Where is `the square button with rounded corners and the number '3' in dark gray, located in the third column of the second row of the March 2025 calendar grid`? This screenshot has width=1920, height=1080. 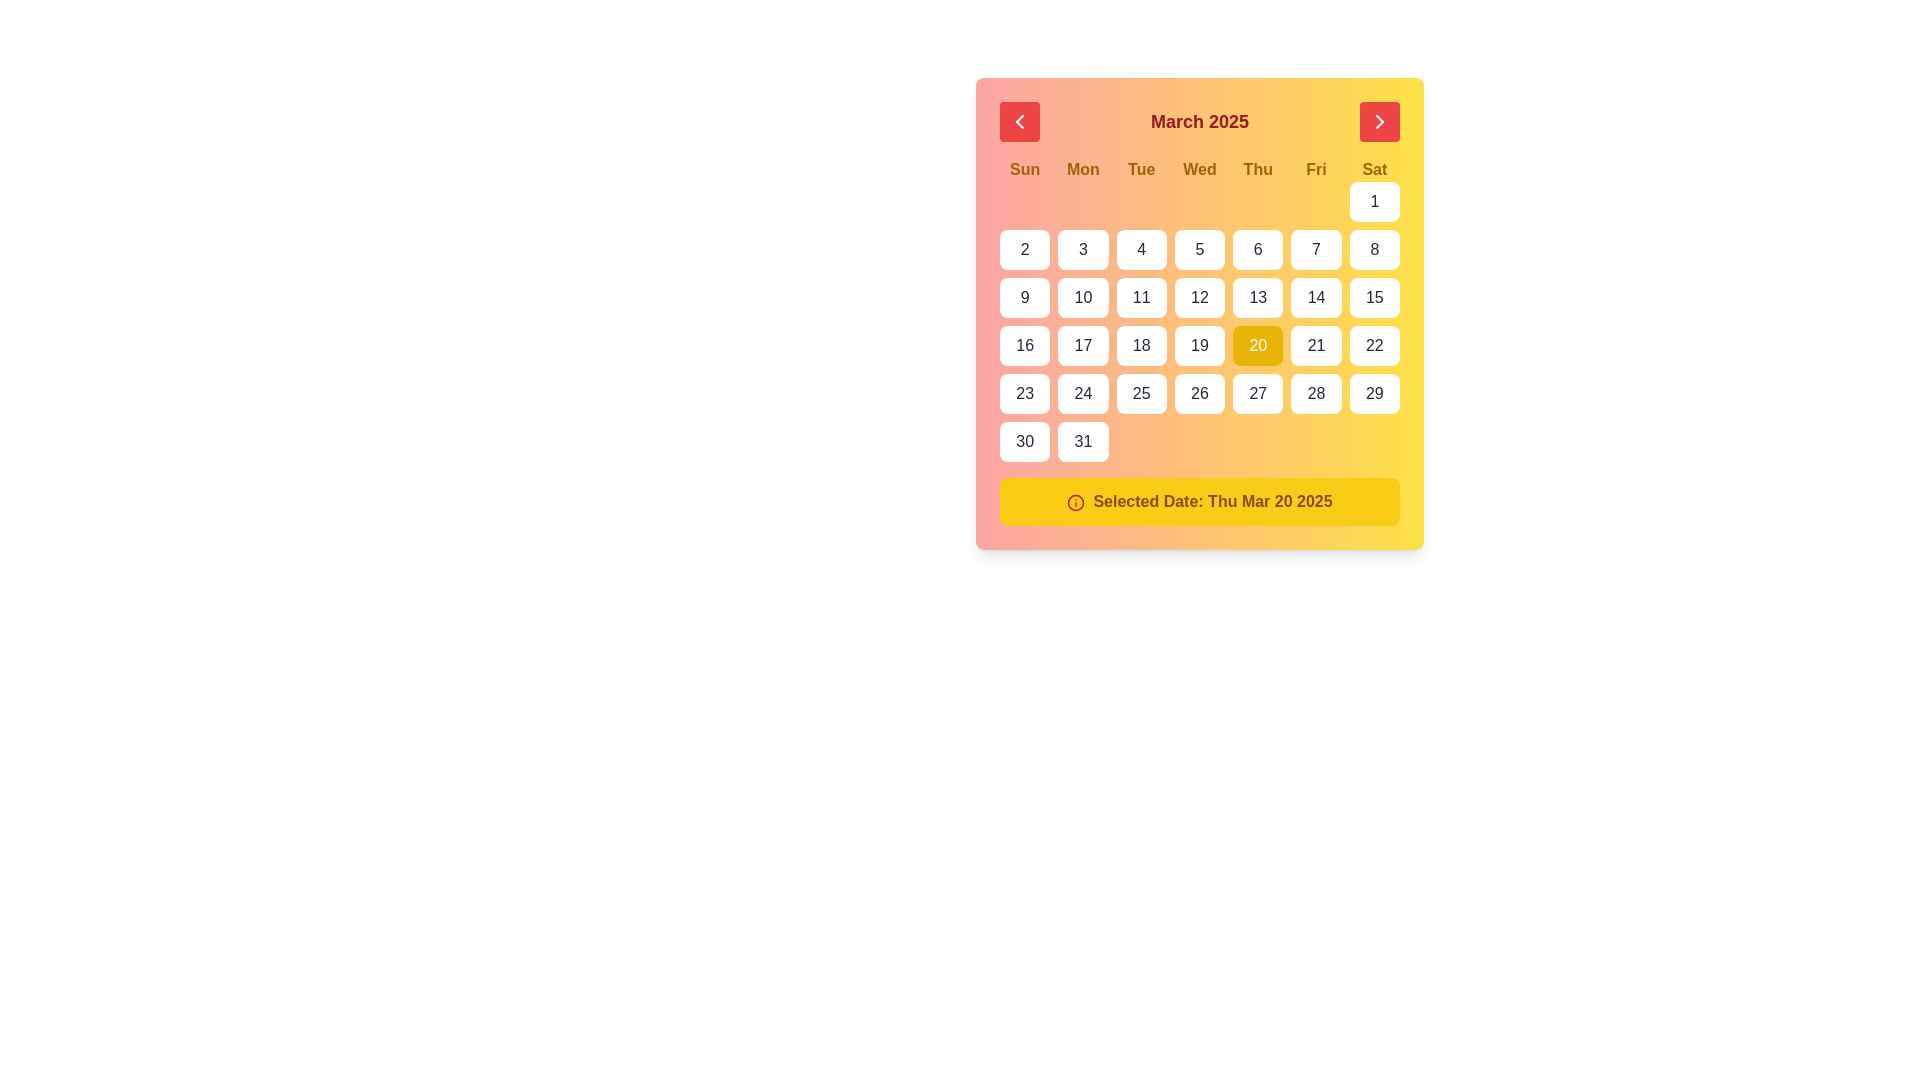
the square button with rounded corners and the number '3' in dark gray, located in the third column of the second row of the March 2025 calendar grid is located at coordinates (1082, 249).